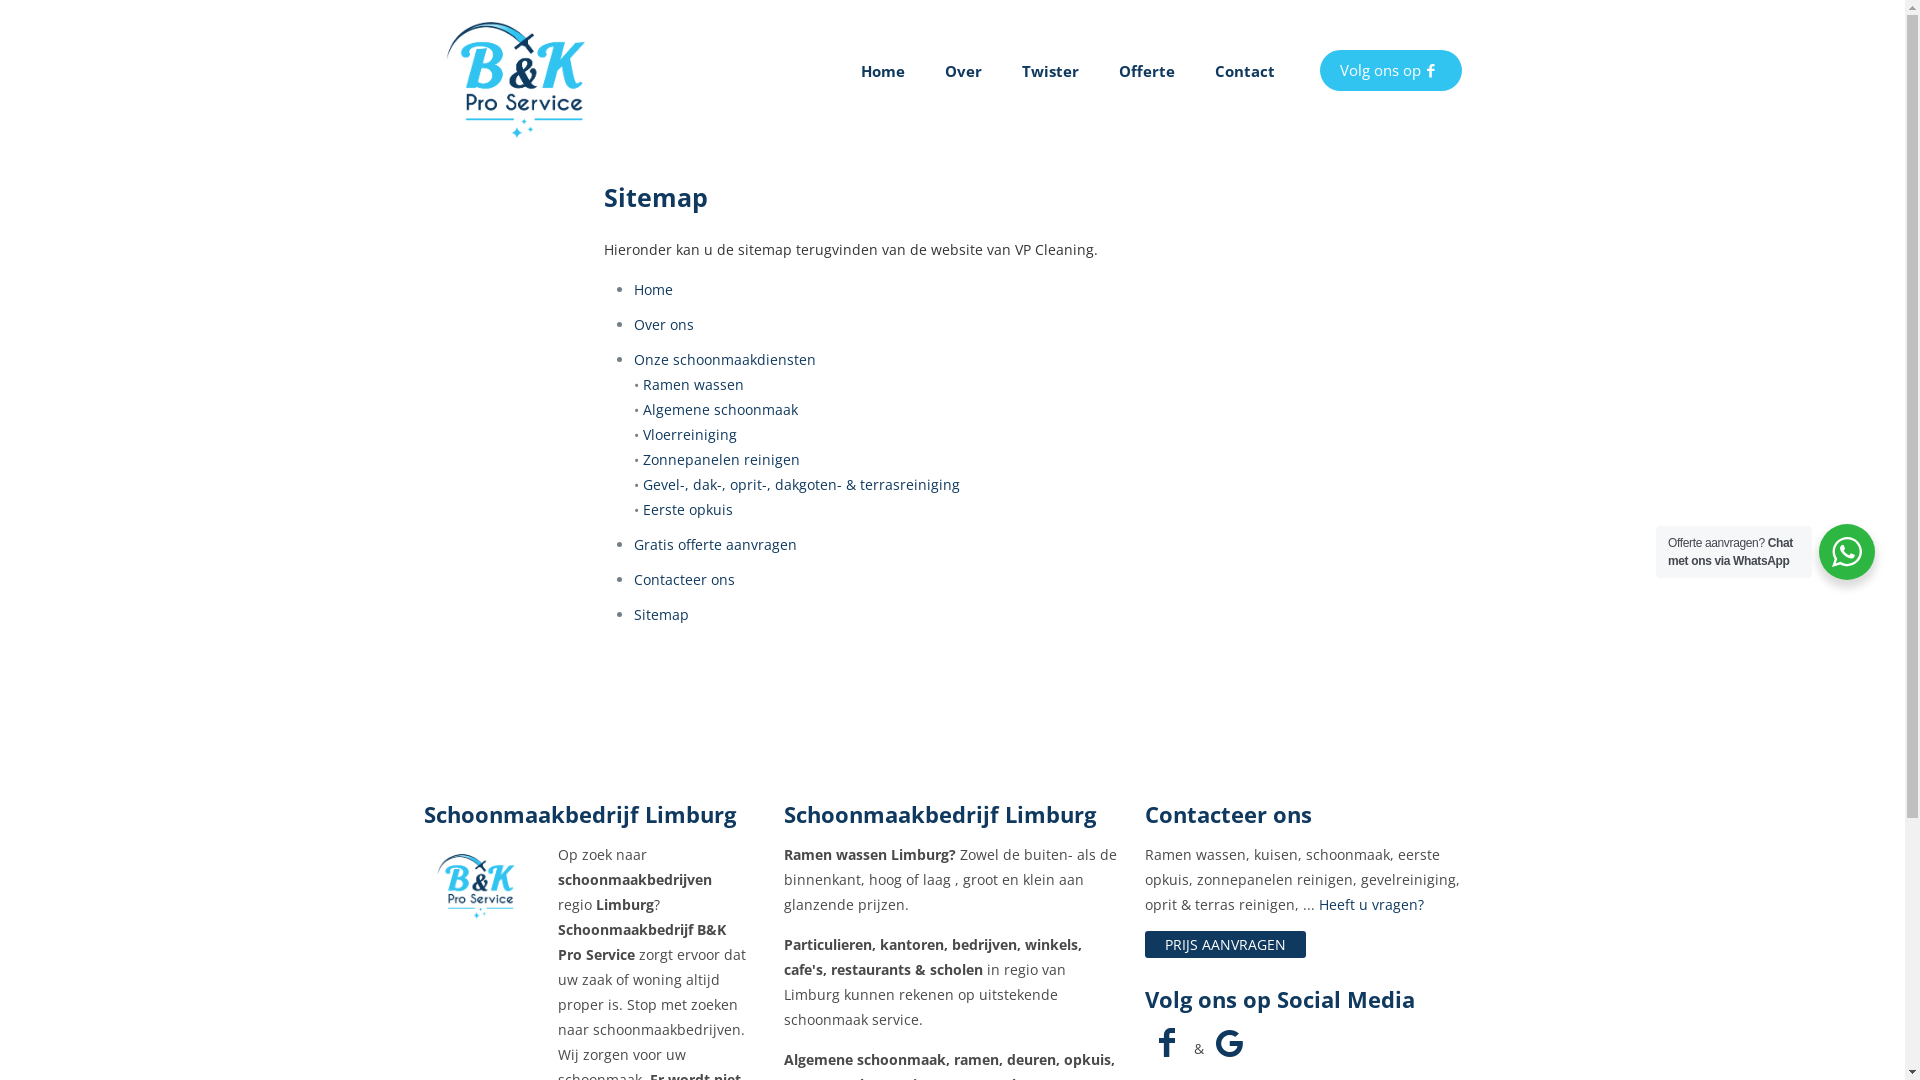  I want to click on 'Gratis offerte aanvragen', so click(715, 544).